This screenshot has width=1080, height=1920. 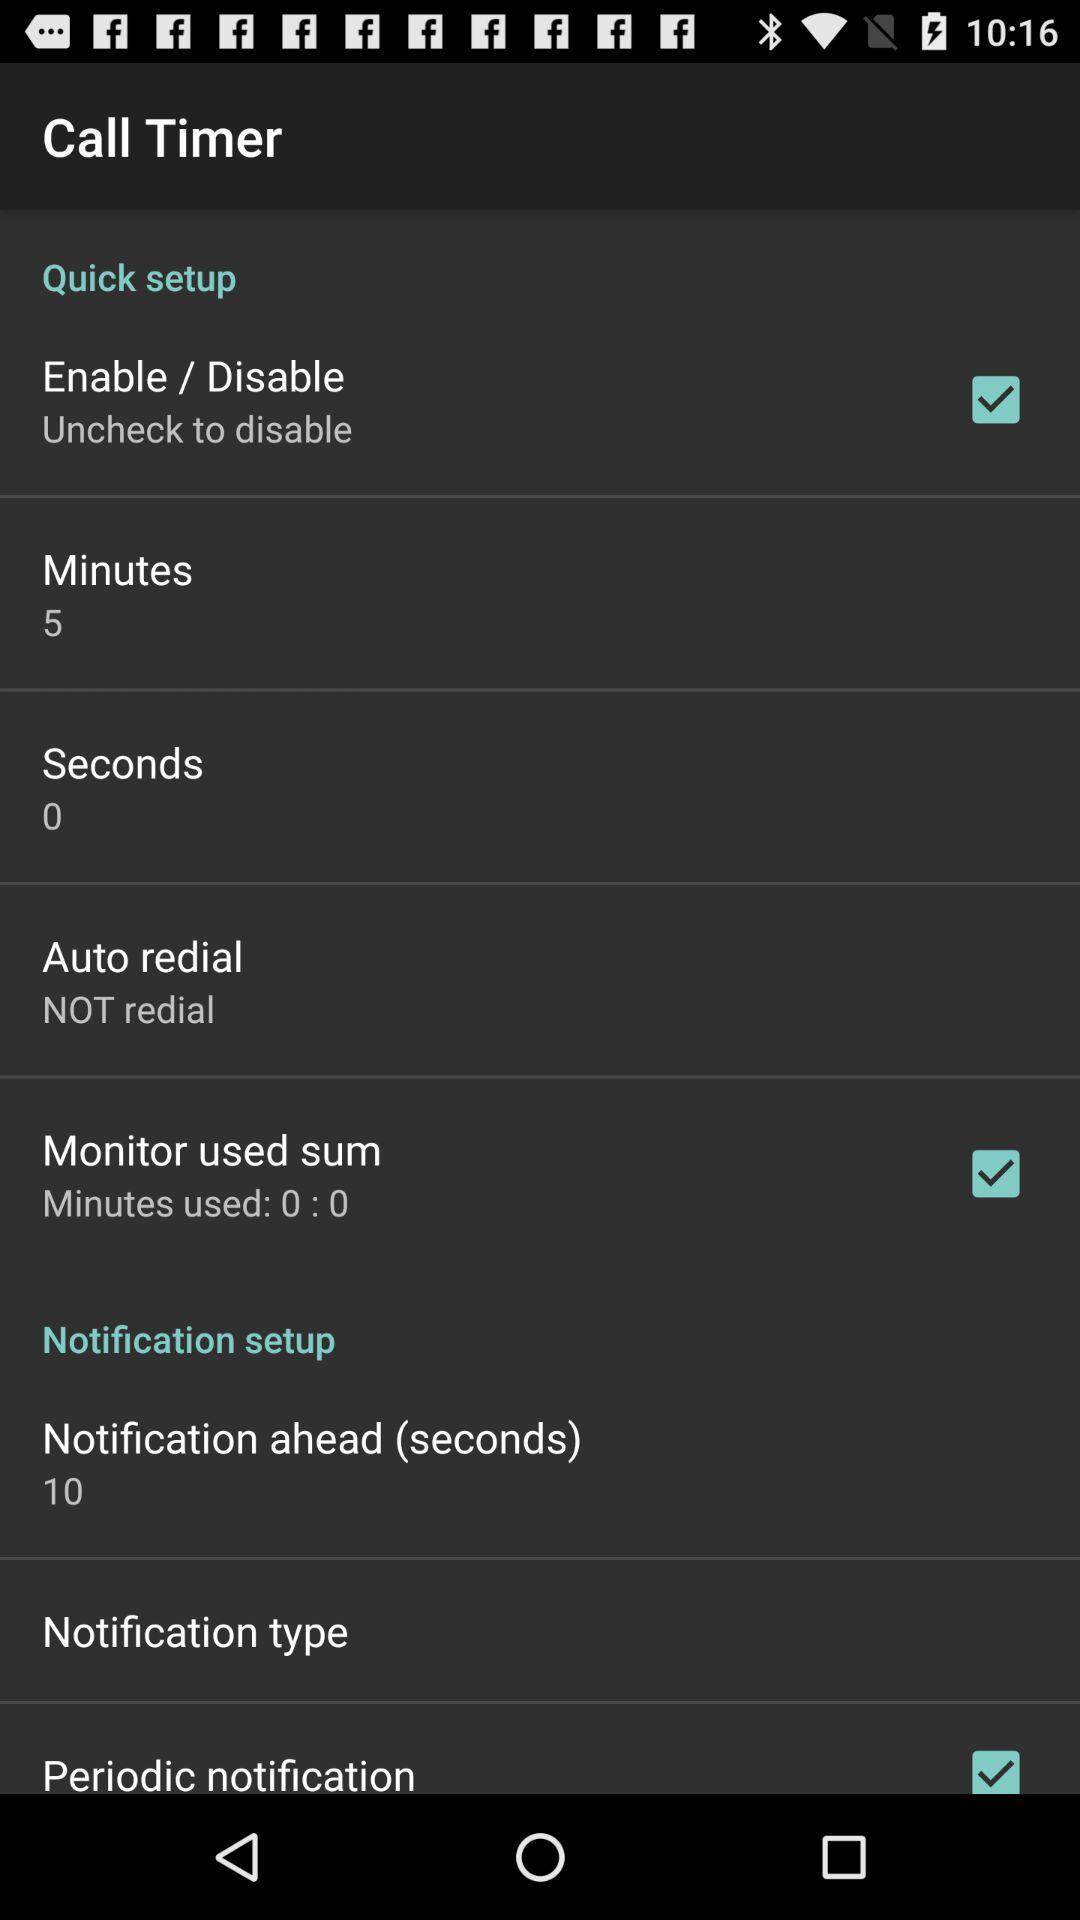 What do you see at coordinates (195, 1630) in the screenshot?
I see `notification type app` at bounding box center [195, 1630].